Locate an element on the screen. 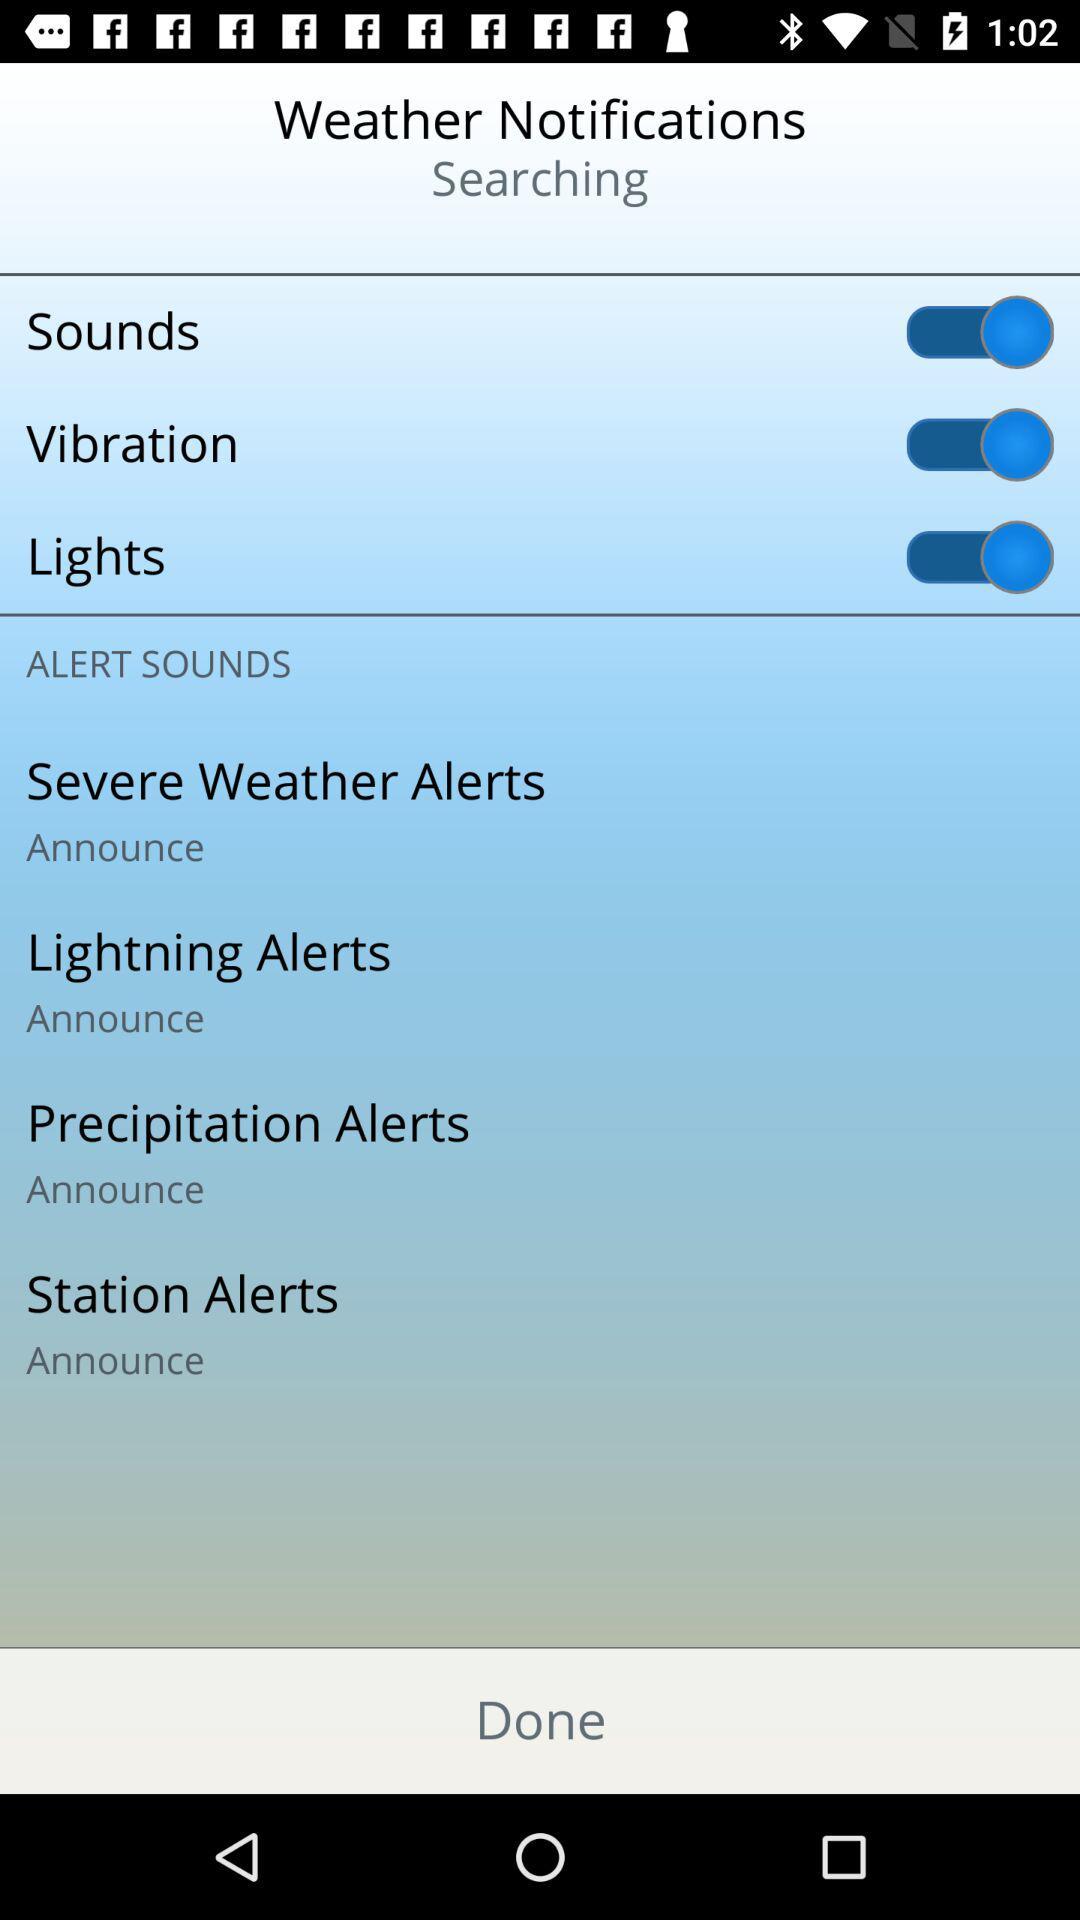 This screenshot has width=1080, height=1920. the done icon is located at coordinates (540, 1720).